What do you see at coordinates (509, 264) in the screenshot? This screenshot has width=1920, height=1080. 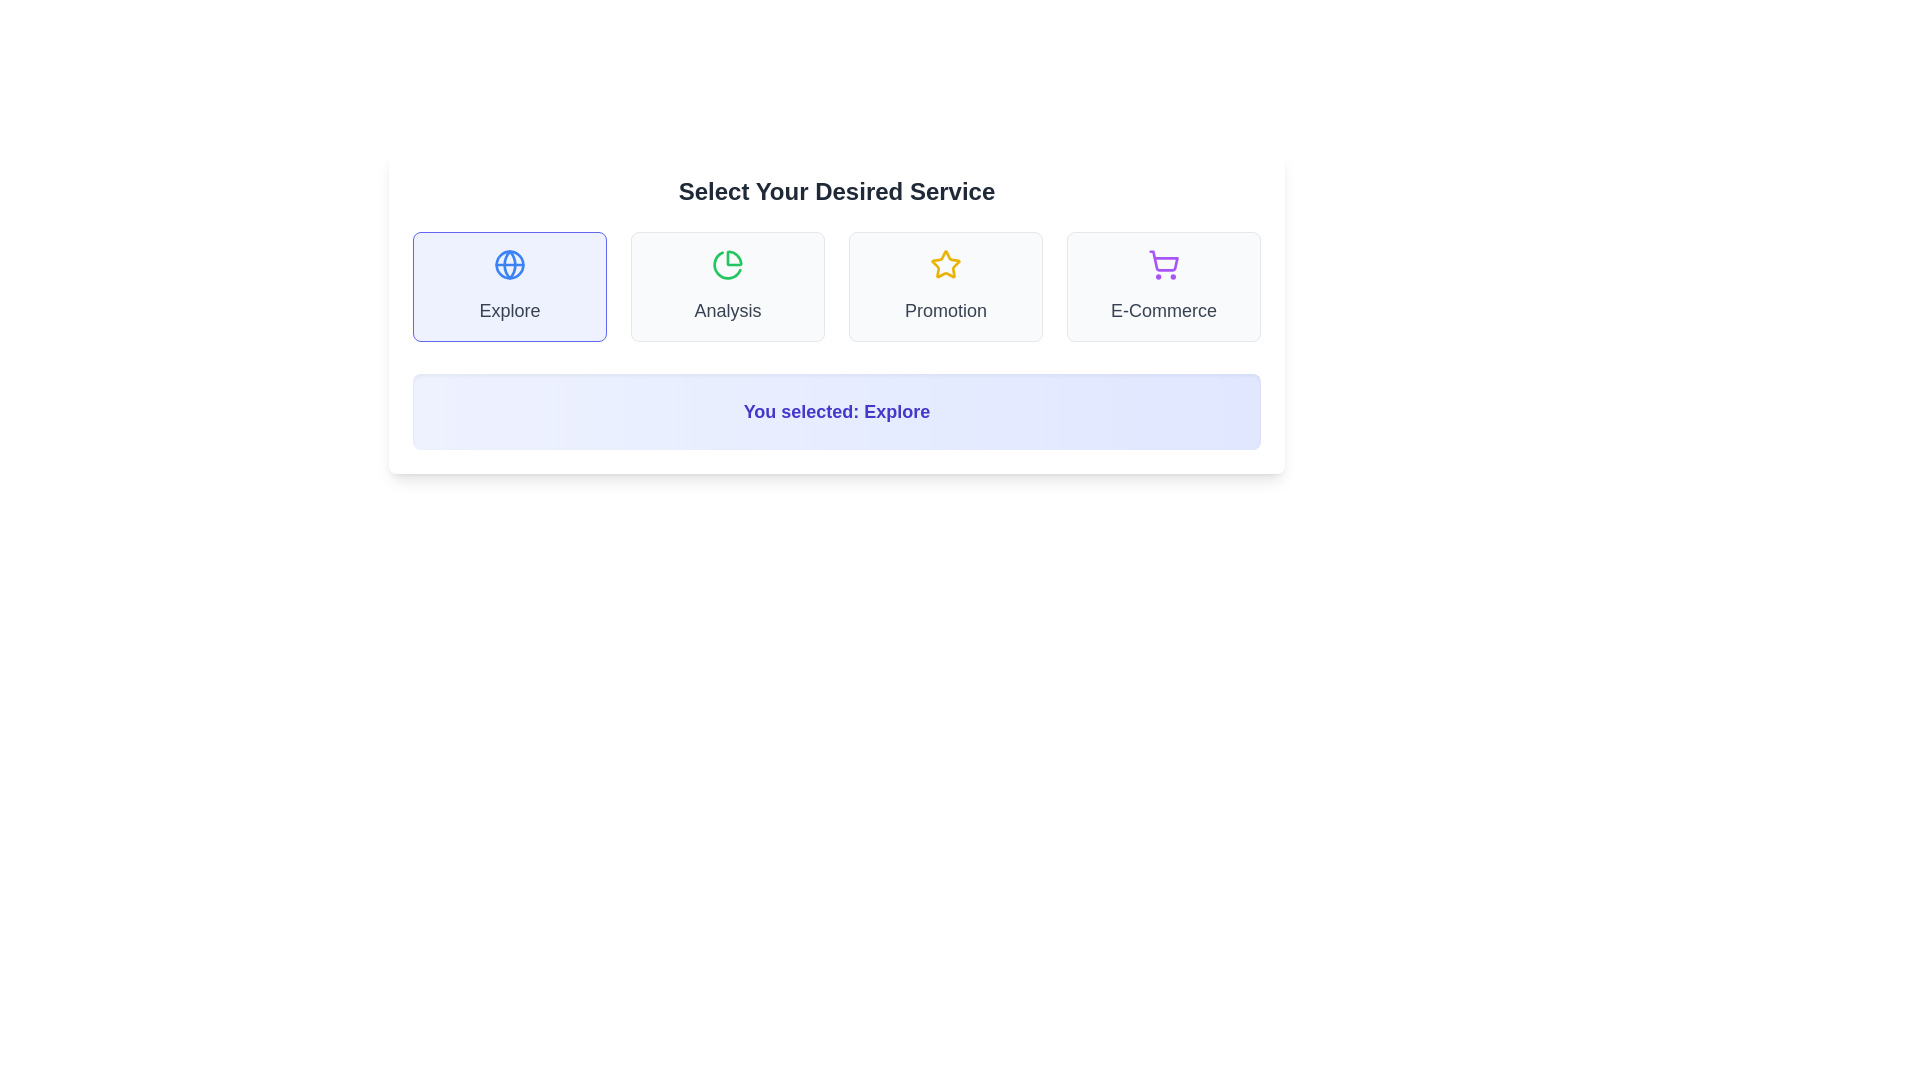 I see `the circular decorative graphical component with a blue outline, which is part of the globe icon within the 'Explore' option in the service selection interface` at bounding box center [509, 264].